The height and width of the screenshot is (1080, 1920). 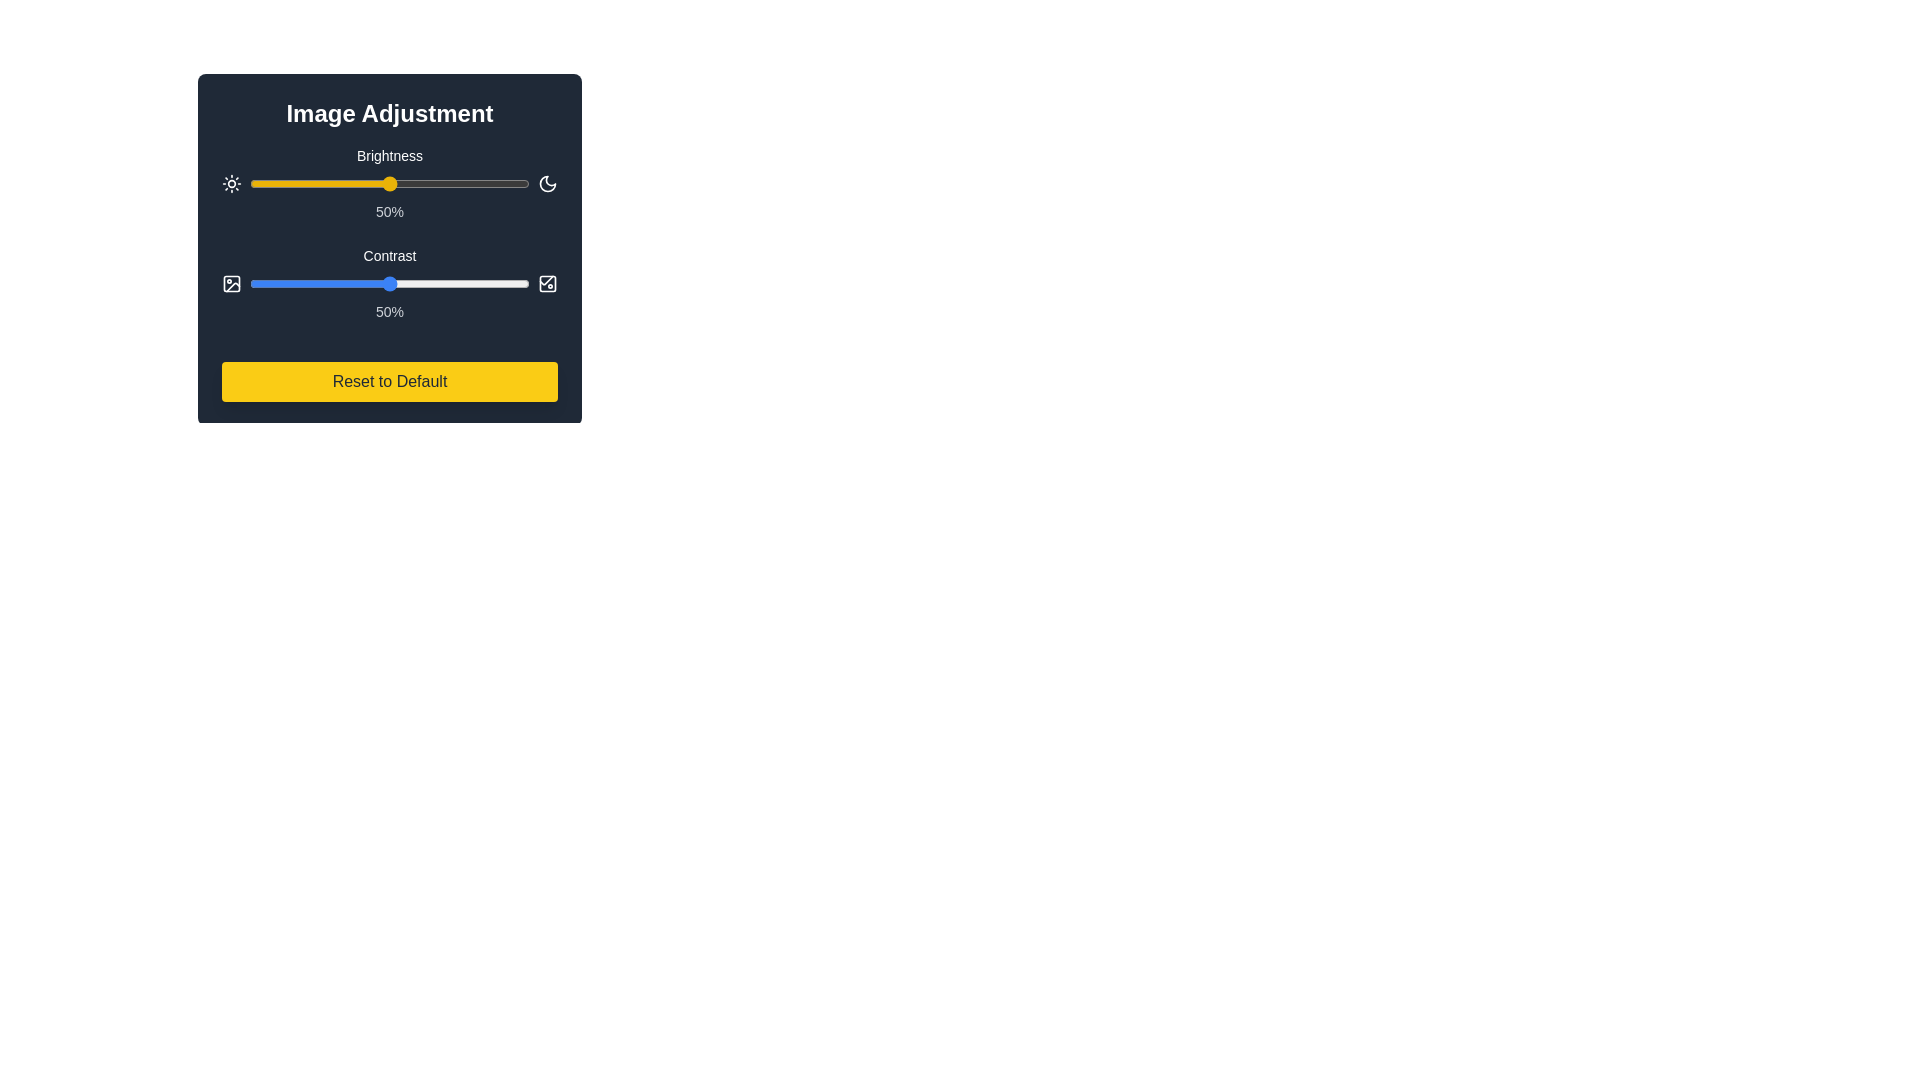 What do you see at coordinates (524, 184) in the screenshot?
I see `brightness` at bounding box center [524, 184].